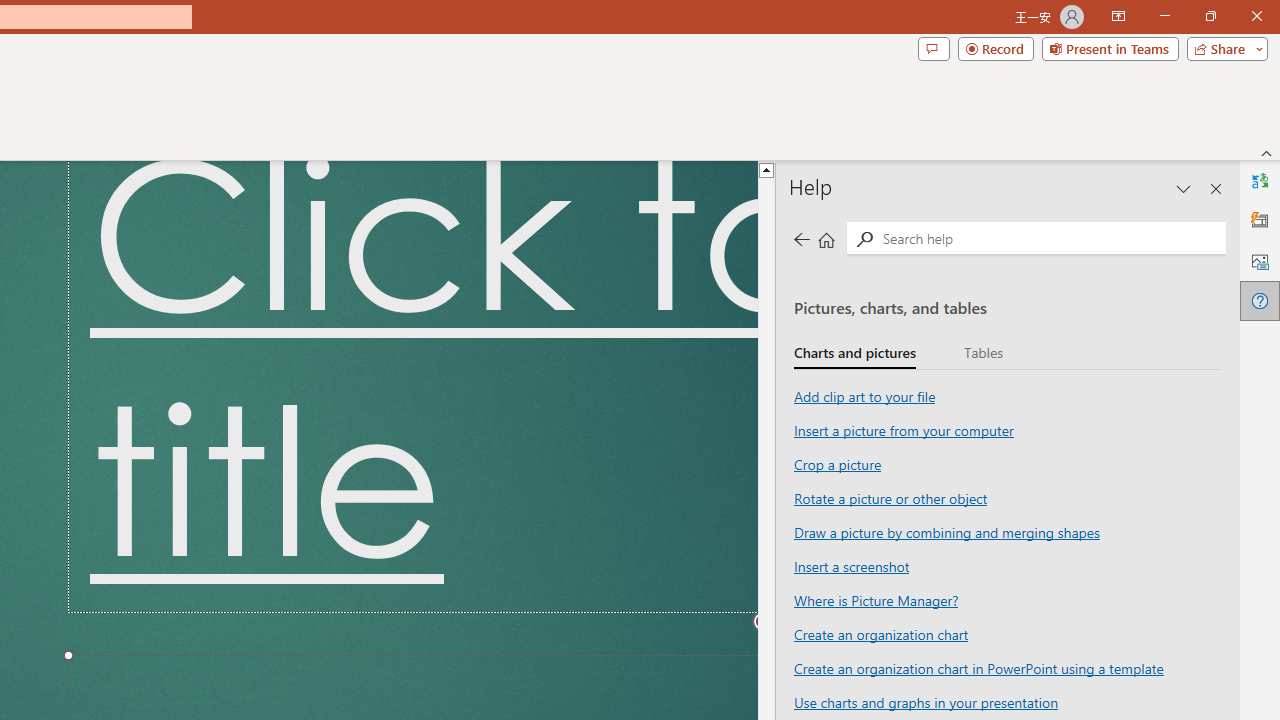  I want to click on 'Insert a picture from your computer', so click(902, 429).